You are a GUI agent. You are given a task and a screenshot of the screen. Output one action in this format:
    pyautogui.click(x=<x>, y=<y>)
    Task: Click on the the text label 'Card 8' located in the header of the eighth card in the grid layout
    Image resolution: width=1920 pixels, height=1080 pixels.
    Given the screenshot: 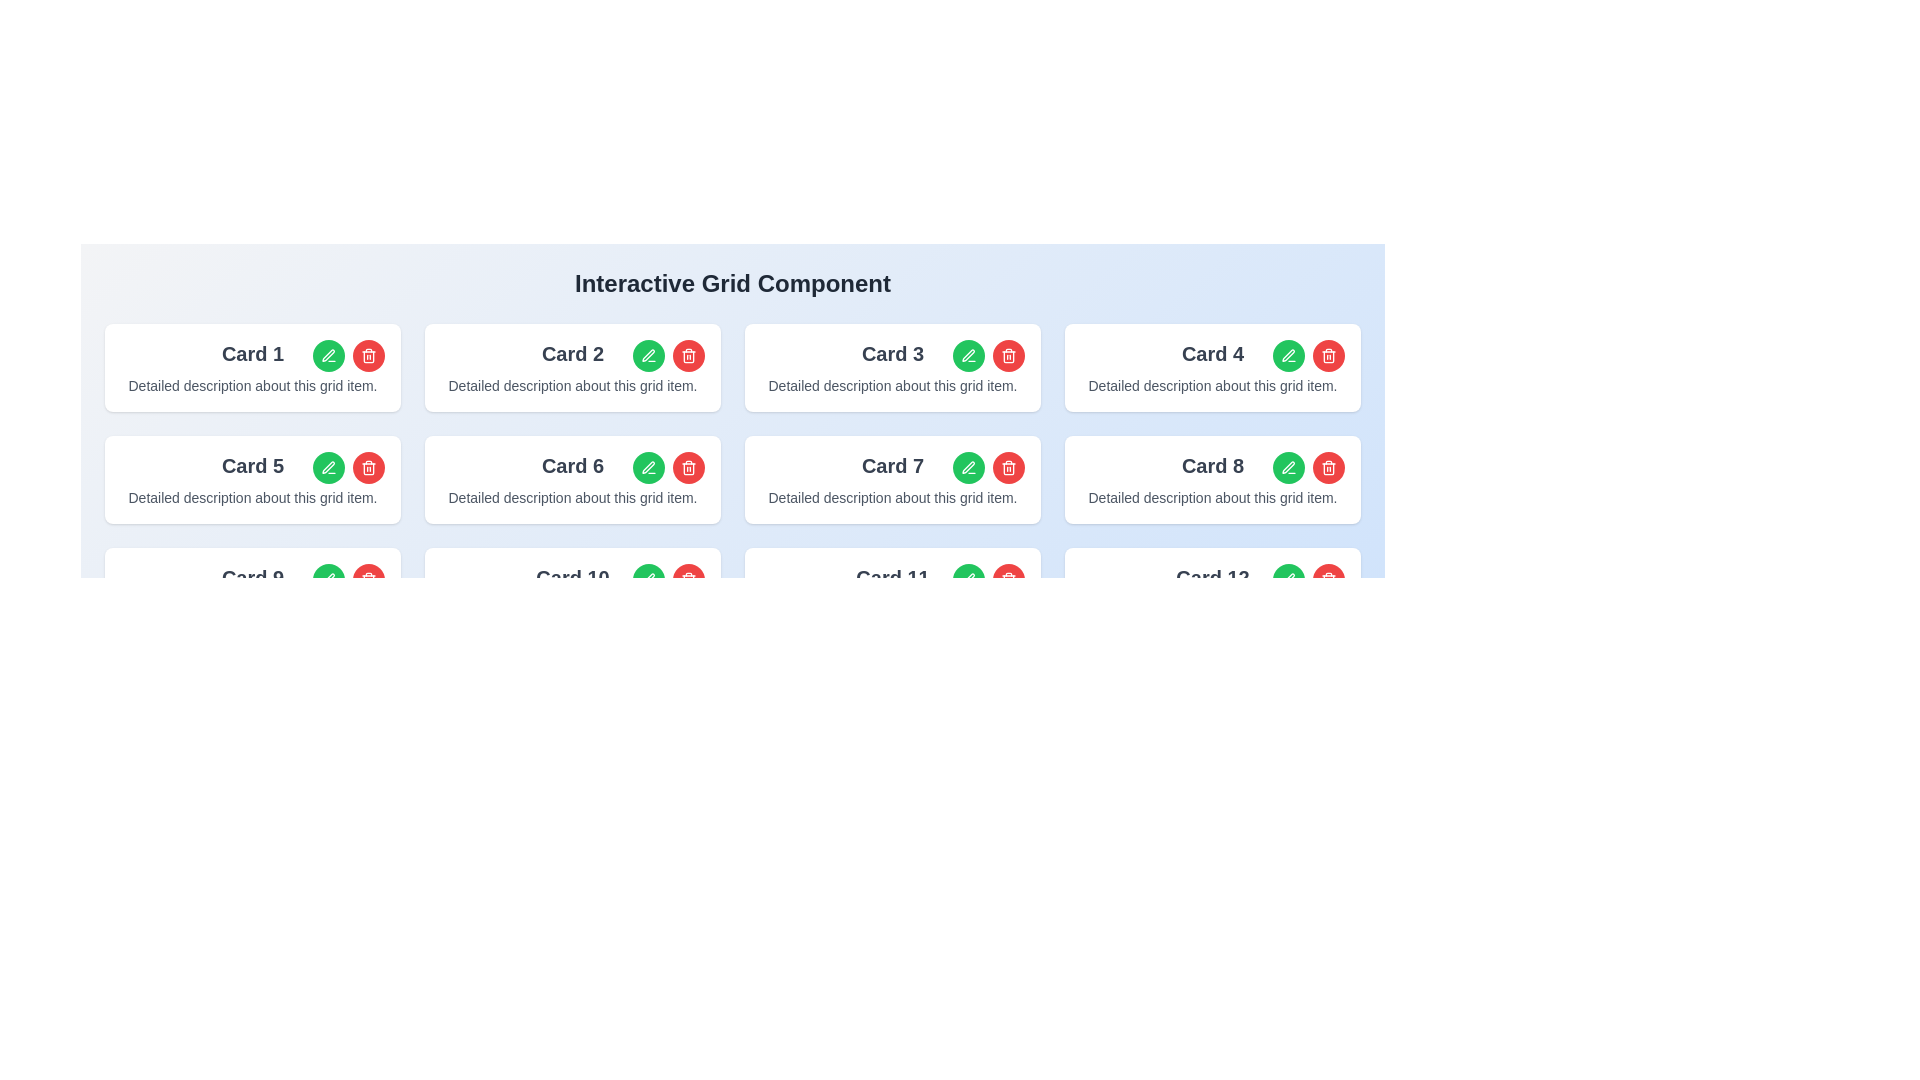 What is the action you would take?
    pyautogui.click(x=1212, y=466)
    